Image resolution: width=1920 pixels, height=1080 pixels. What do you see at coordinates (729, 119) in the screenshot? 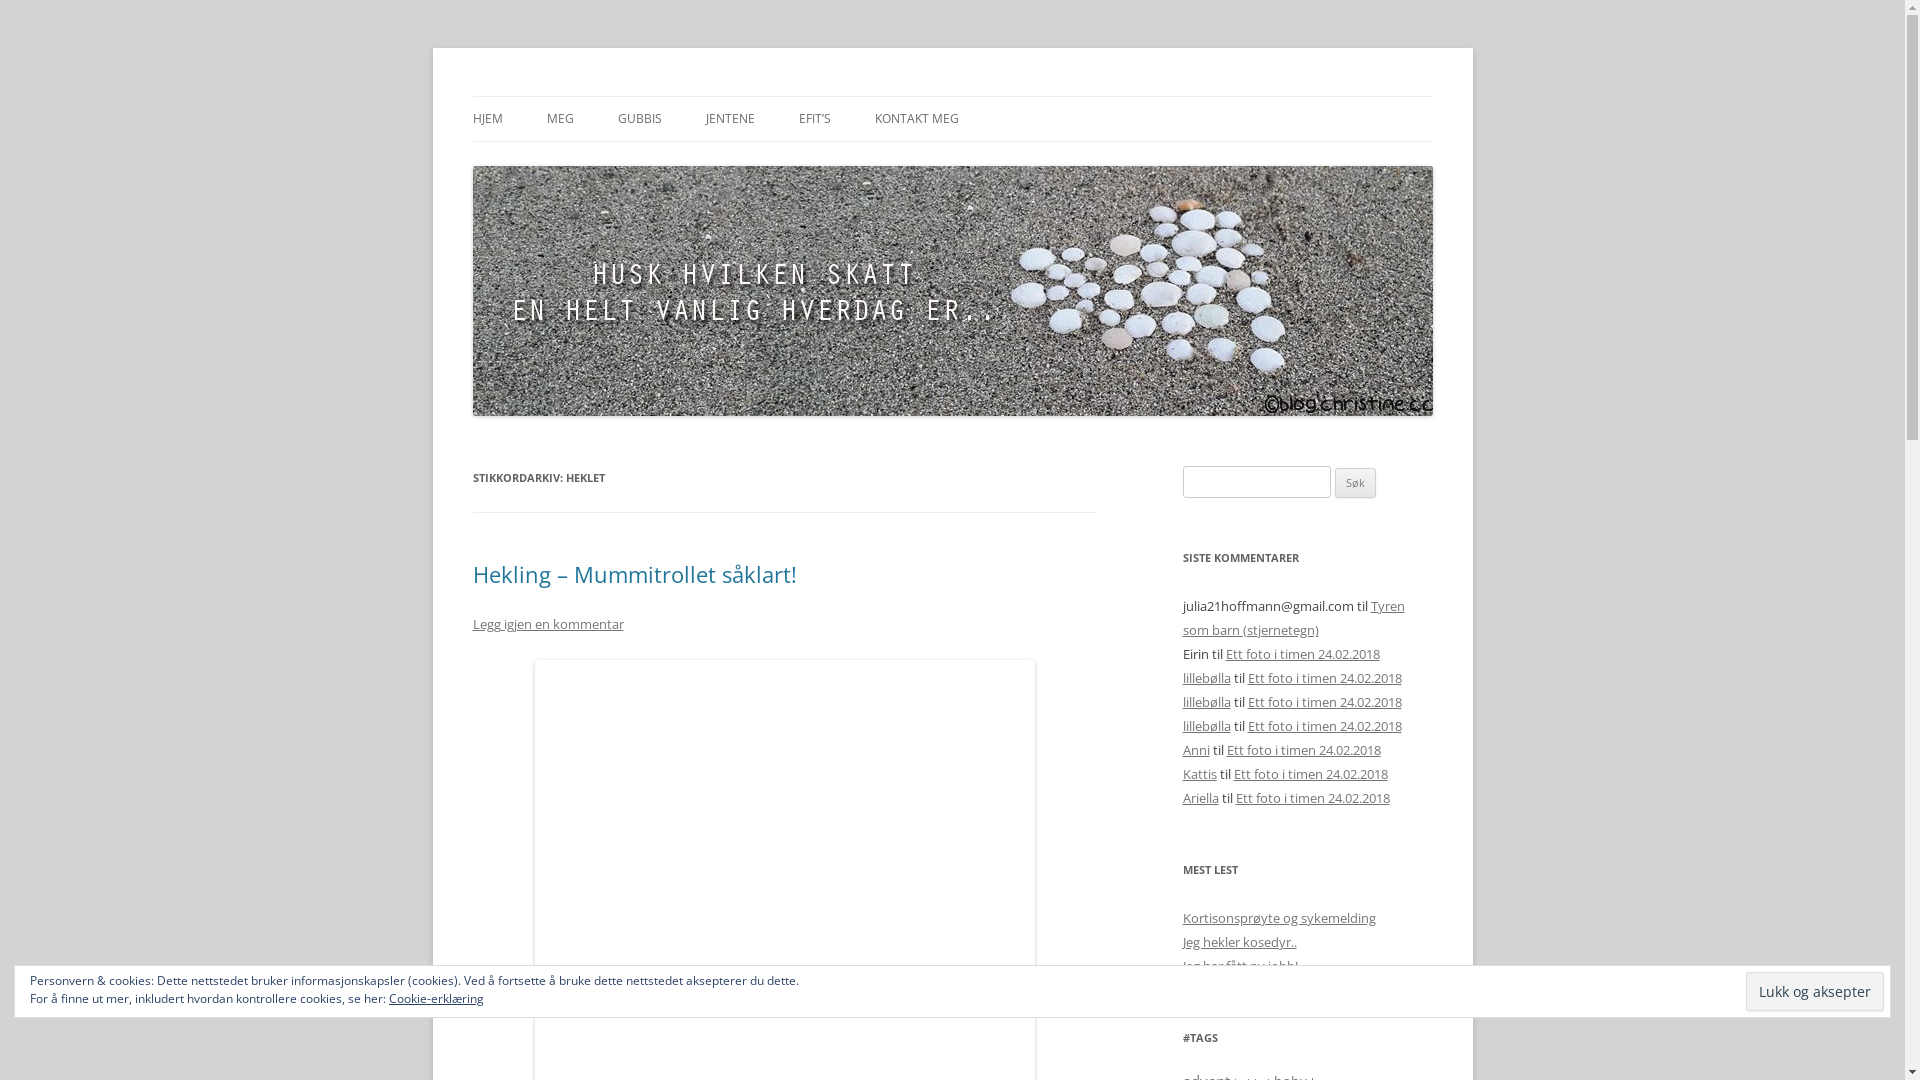
I see `'JENTENE'` at bounding box center [729, 119].